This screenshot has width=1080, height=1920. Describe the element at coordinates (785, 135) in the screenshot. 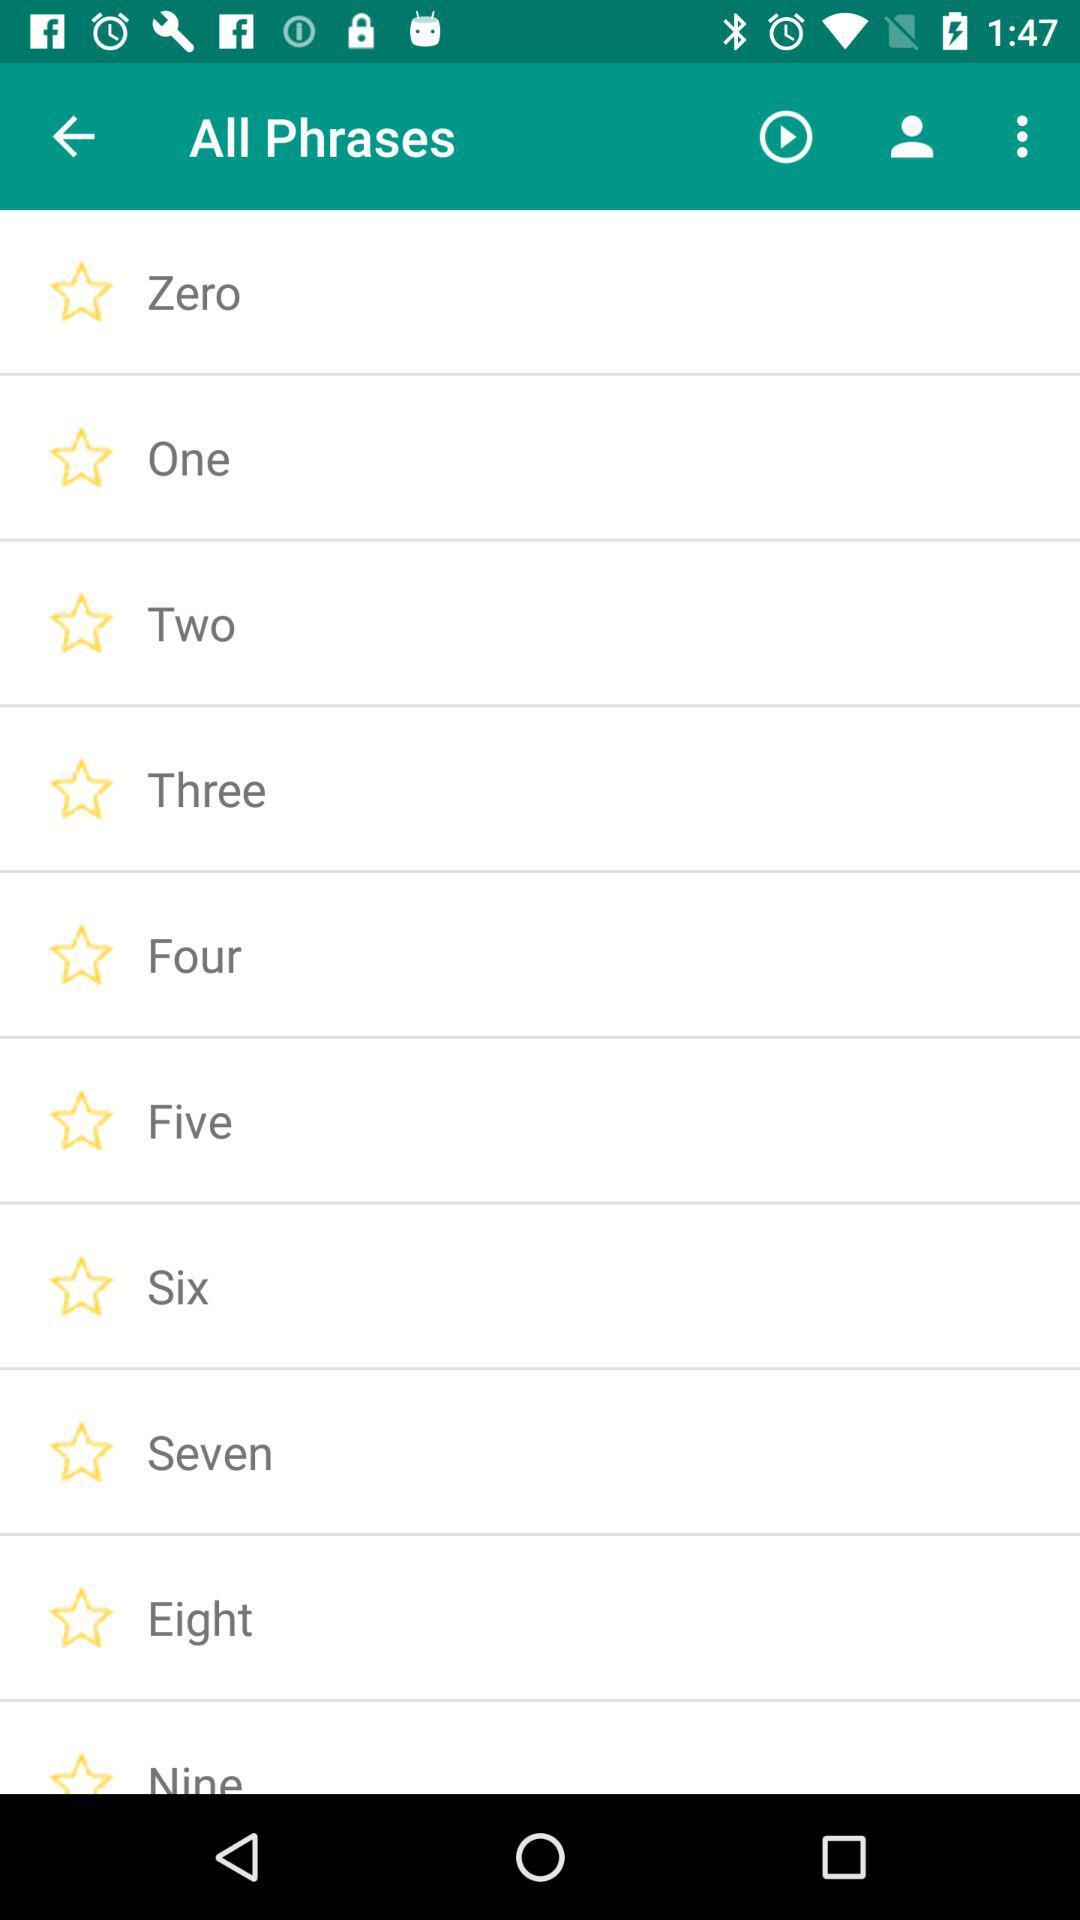

I see `icon to the right of all phrases icon` at that location.